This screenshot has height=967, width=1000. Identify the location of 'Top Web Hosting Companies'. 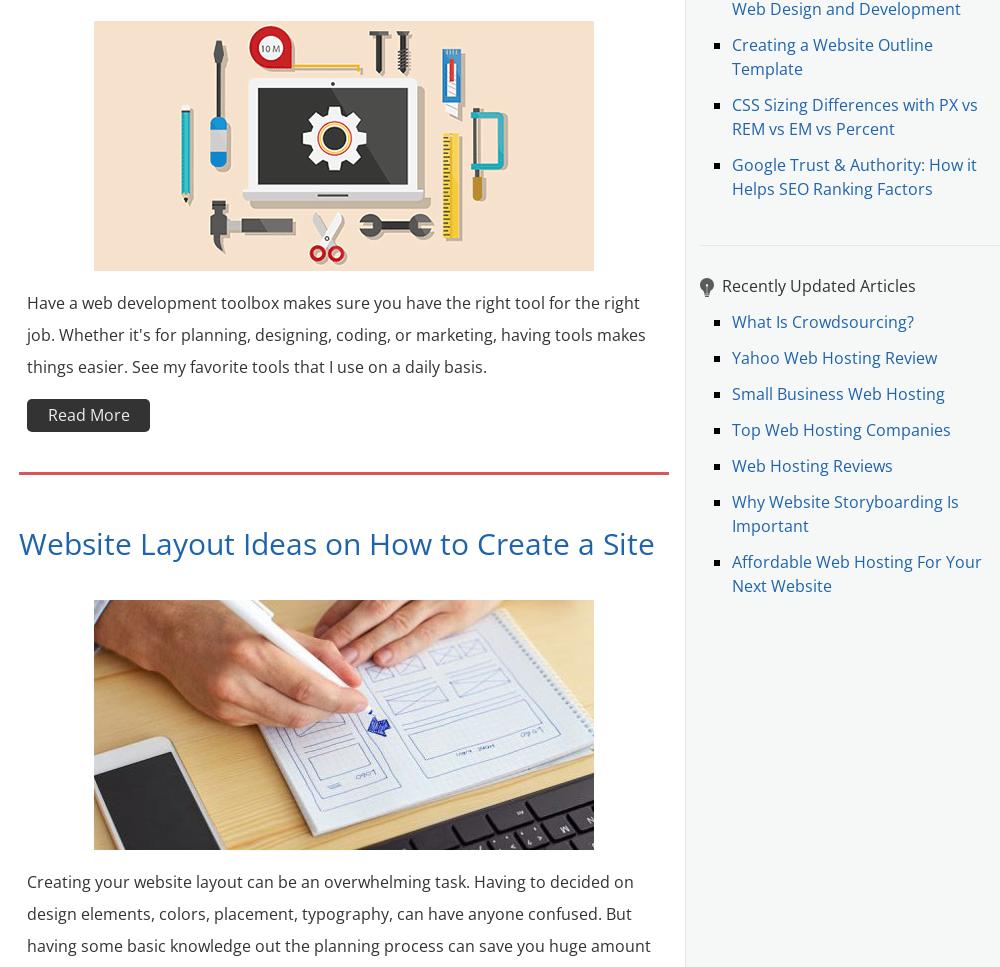
(840, 429).